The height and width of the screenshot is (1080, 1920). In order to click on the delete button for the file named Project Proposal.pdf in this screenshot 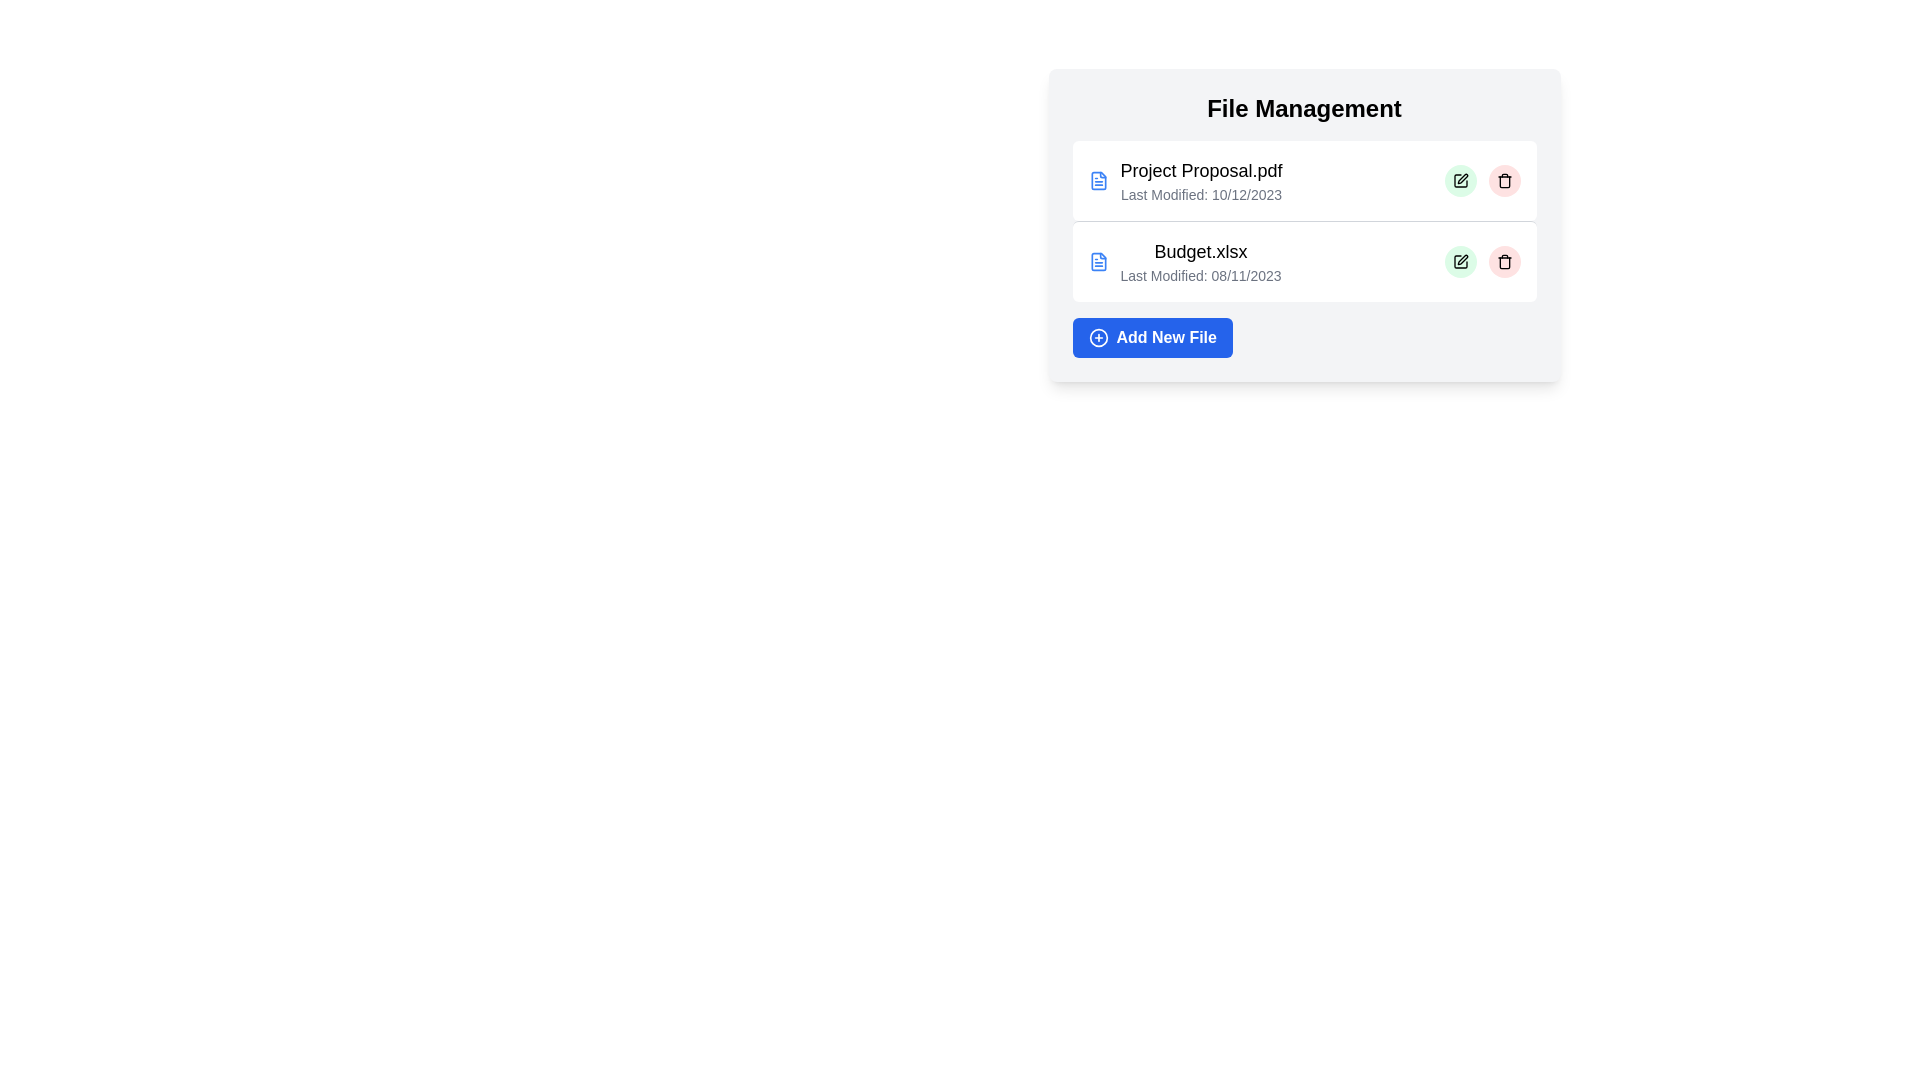, I will do `click(1504, 181)`.